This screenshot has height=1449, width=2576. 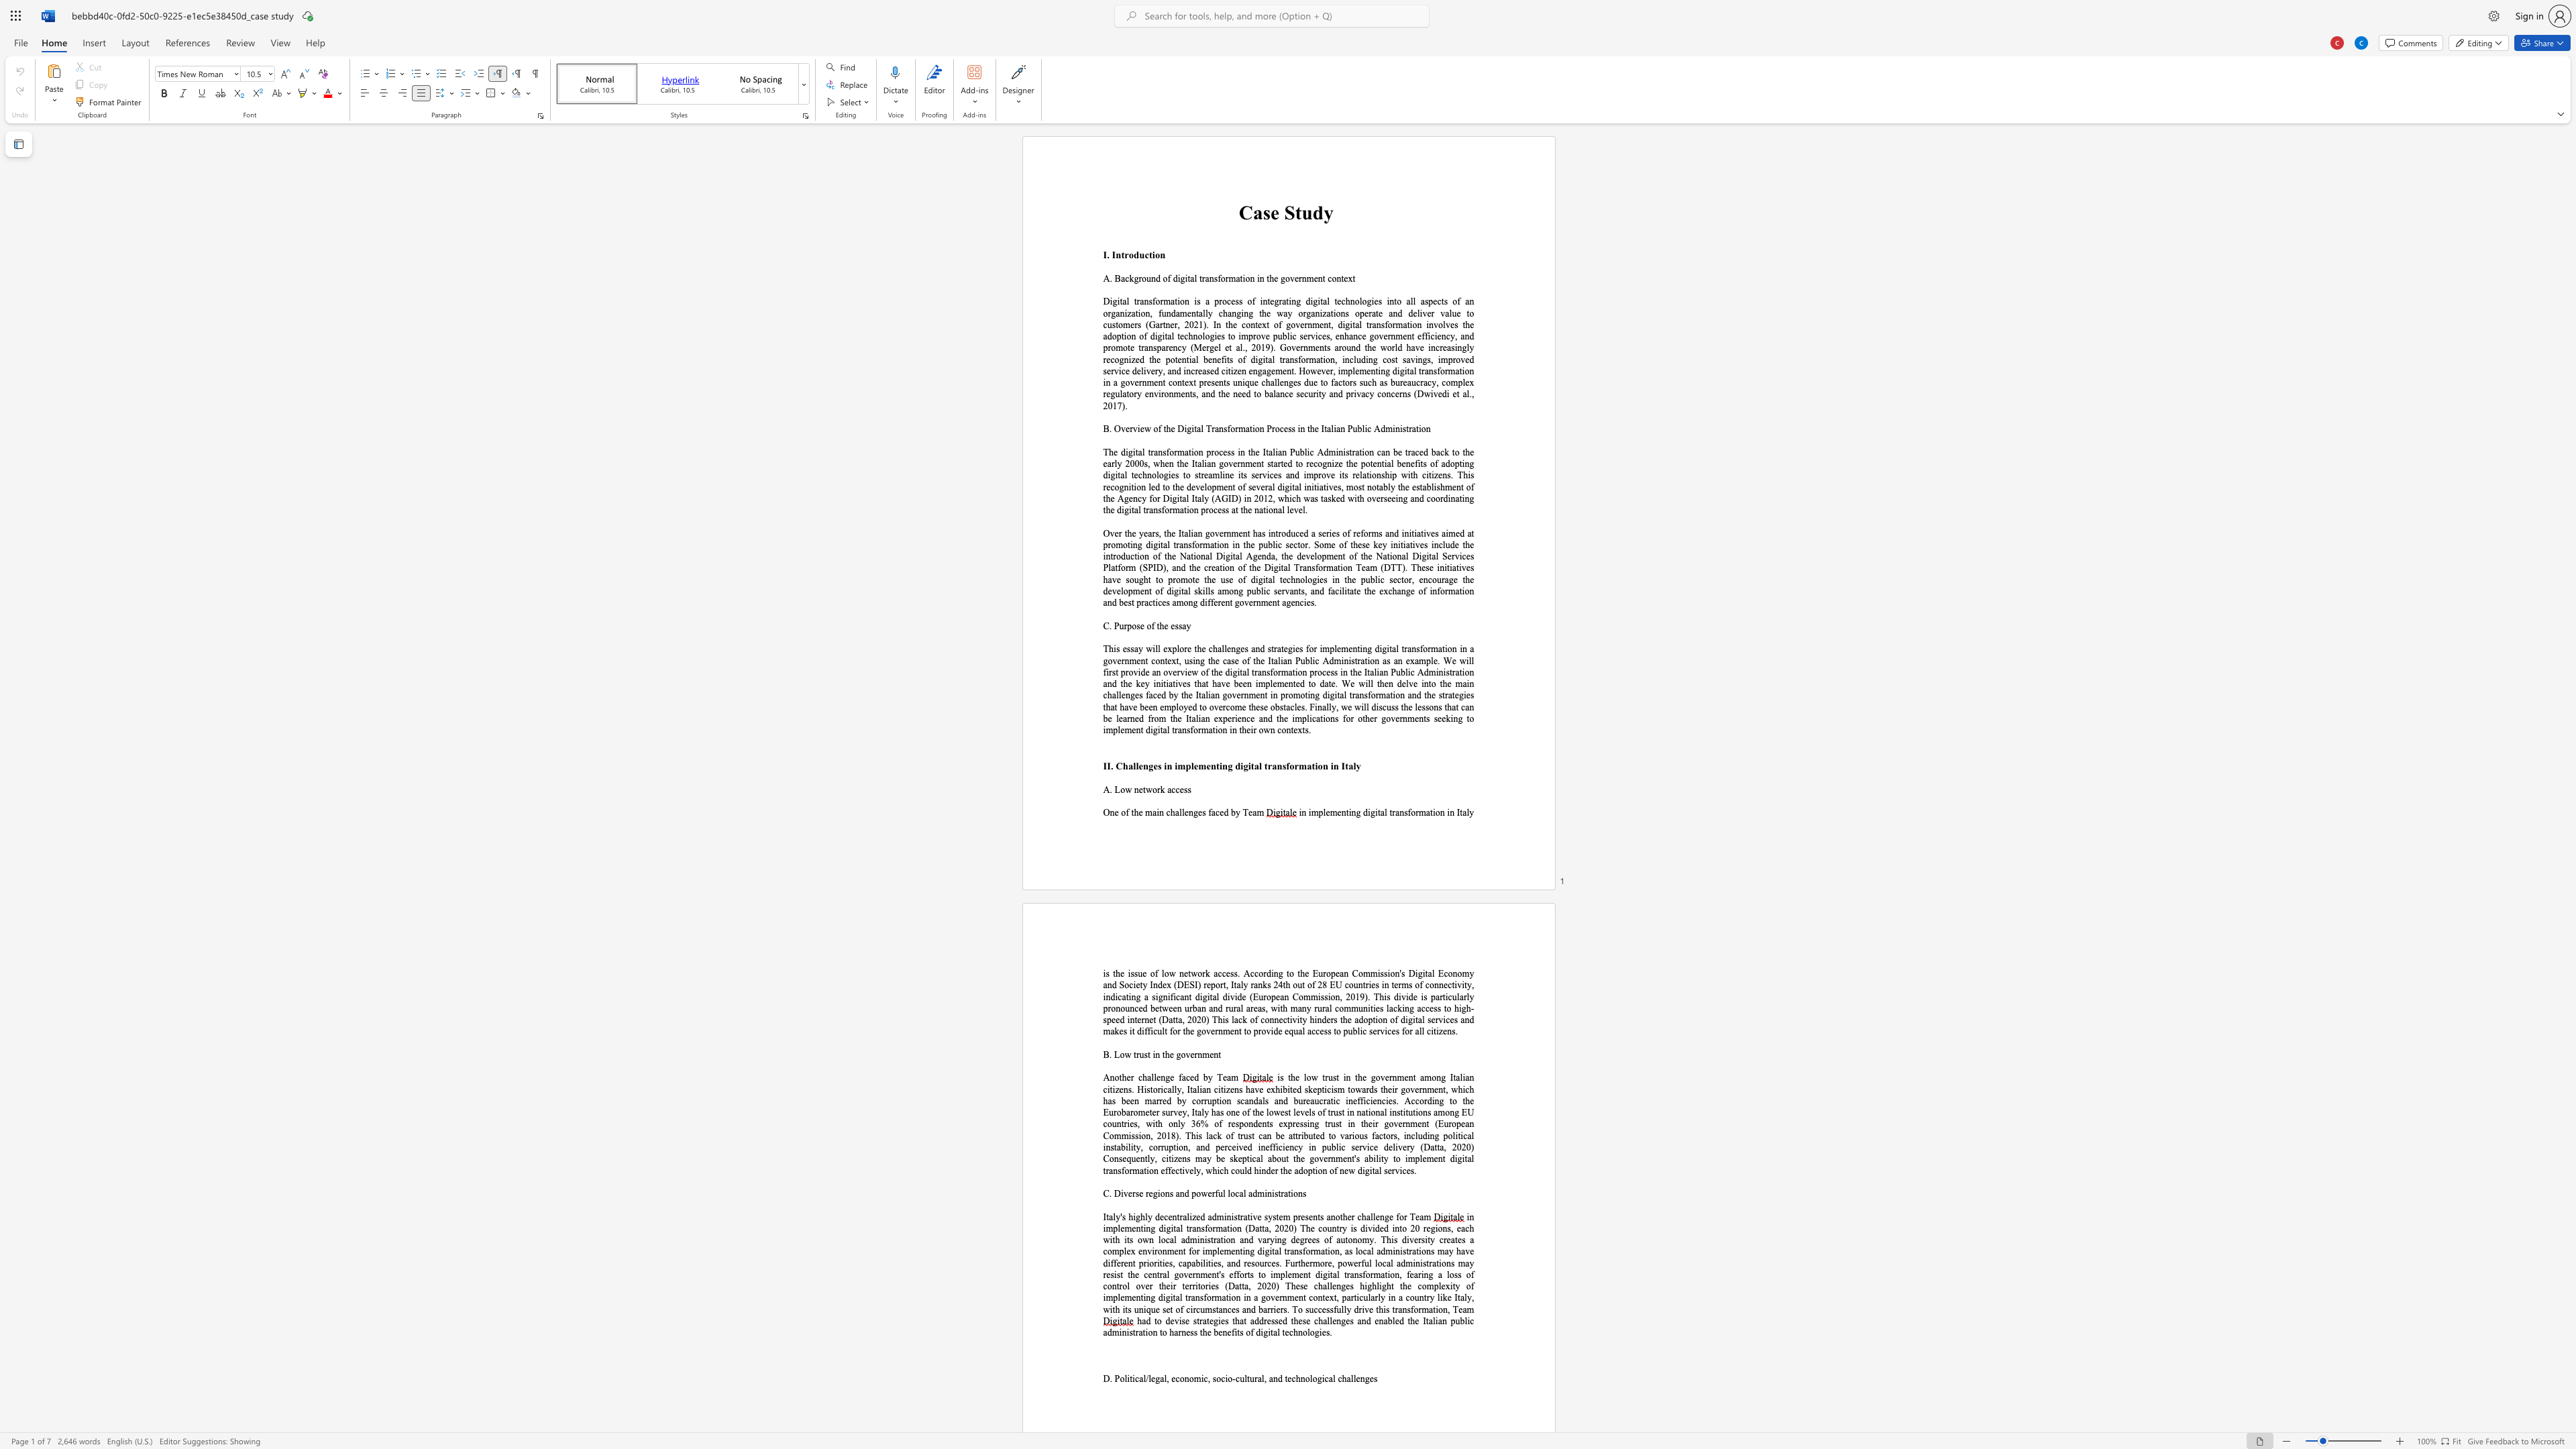 I want to click on the 2th character "e" in the text, so click(x=1165, y=625).